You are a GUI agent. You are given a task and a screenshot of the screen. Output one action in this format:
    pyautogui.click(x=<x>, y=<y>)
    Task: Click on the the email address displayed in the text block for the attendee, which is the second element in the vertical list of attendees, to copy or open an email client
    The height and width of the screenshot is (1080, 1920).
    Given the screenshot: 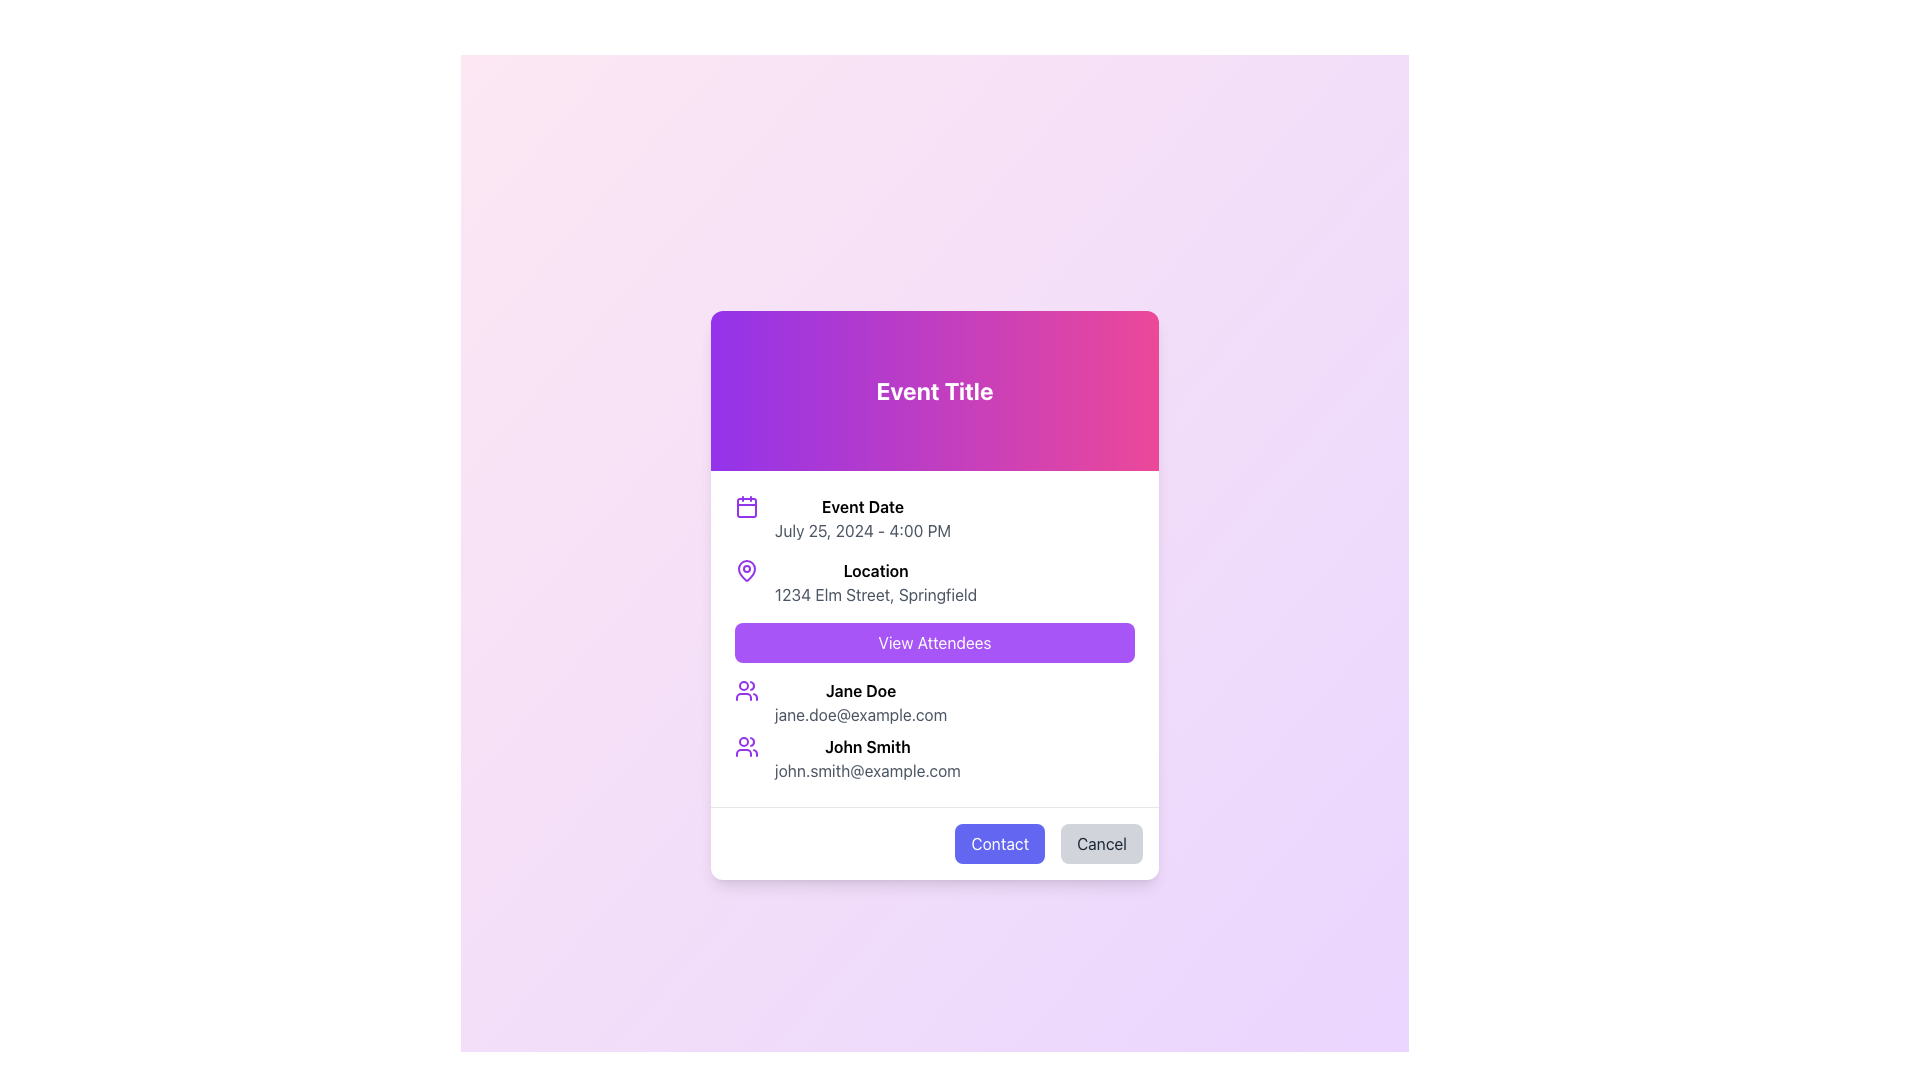 What is the action you would take?
    pyautogui.click(x=868, y=758)
    